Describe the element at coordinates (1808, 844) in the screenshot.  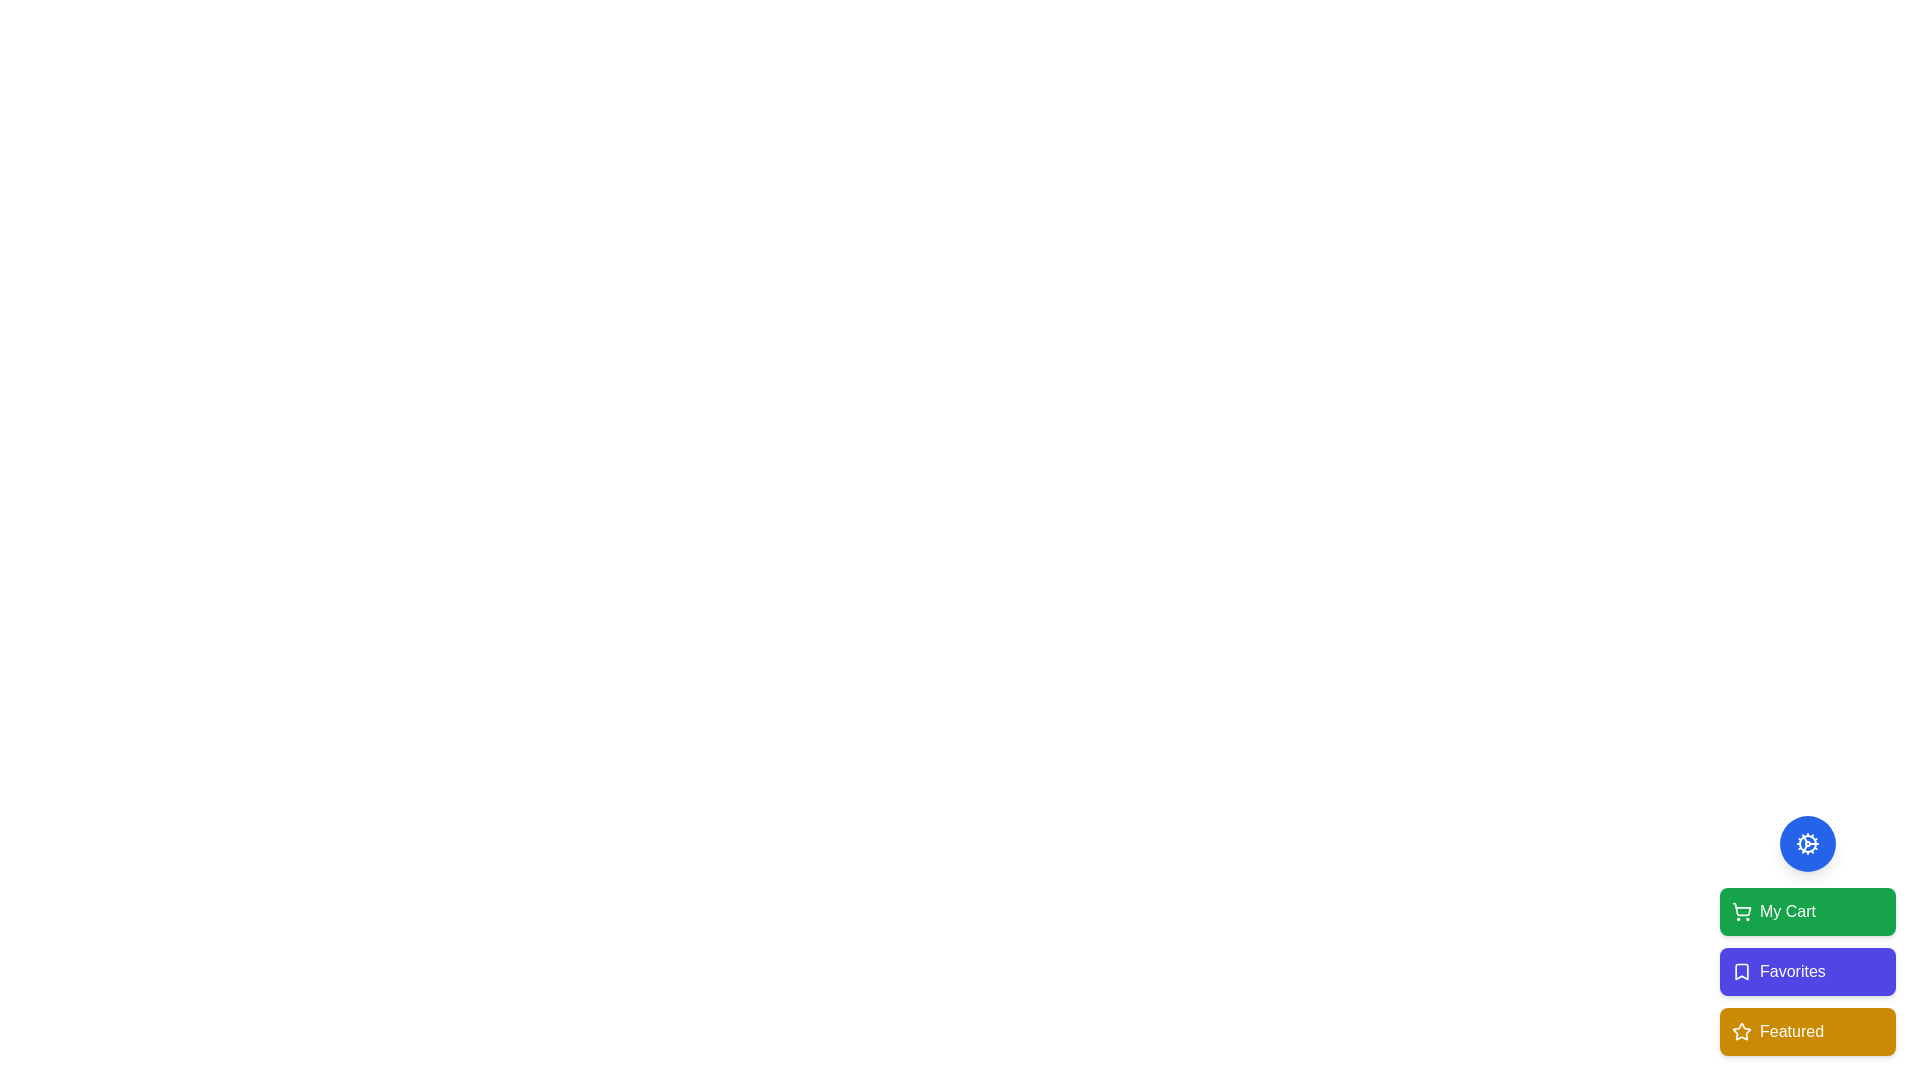
I see `the blue circular icon button containing a white gear symbol located on the right side of the interface` at that location.